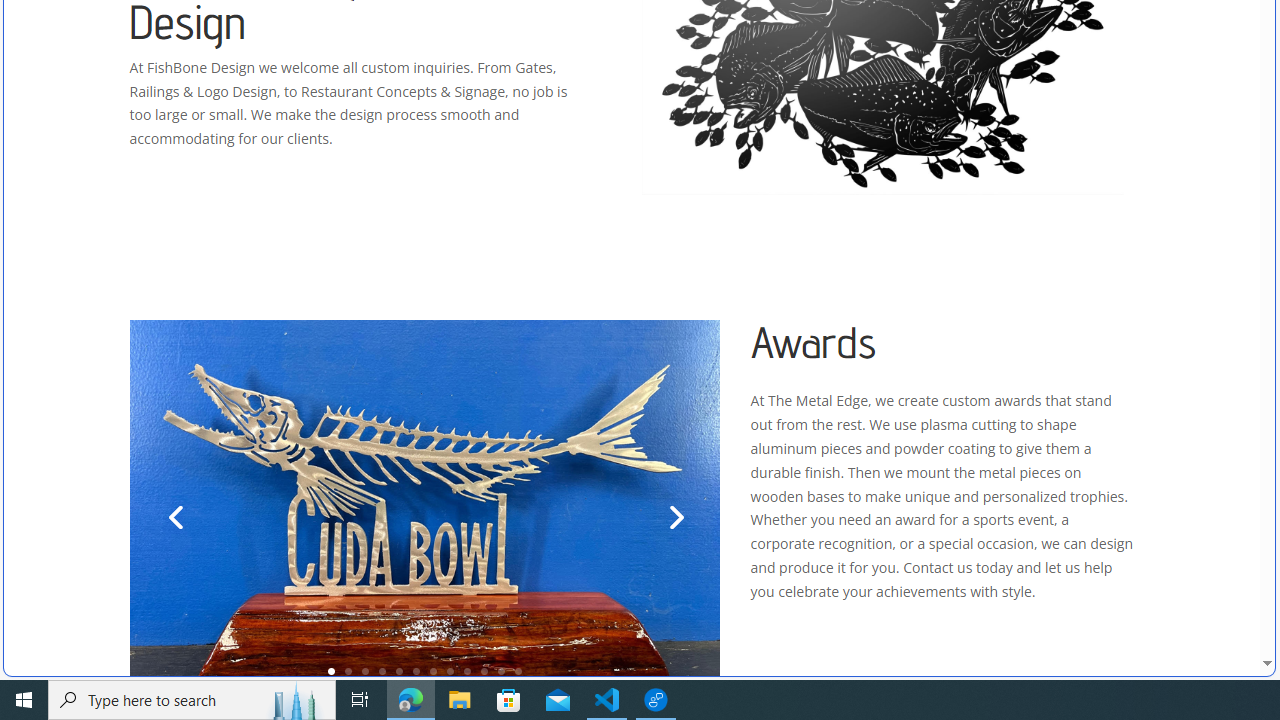 The width and height of the screenshot is (1280, 720). Describe the element at coordinates (466, 671) in the screenshot. I see `'9'` at that location.